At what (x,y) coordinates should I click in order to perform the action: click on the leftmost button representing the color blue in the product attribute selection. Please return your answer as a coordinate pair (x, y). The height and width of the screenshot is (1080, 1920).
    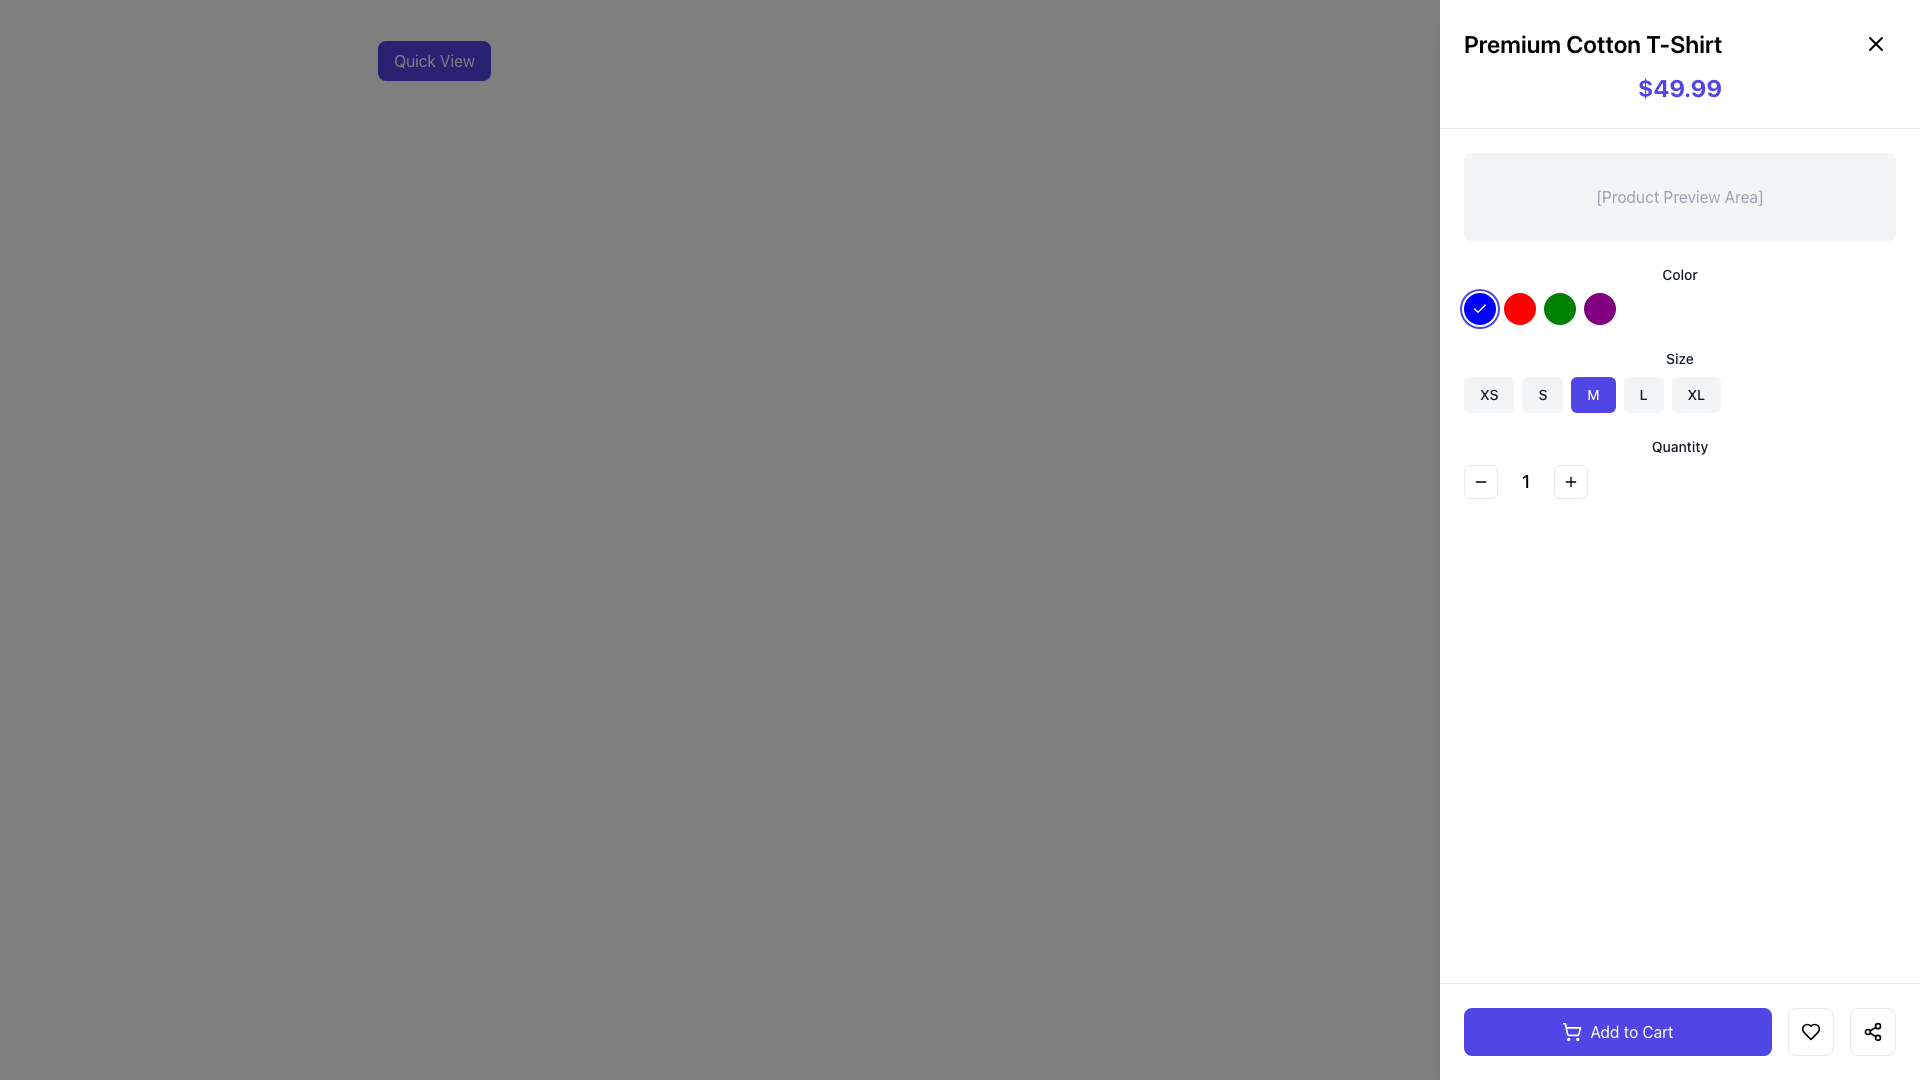
    Looking at the image, I should click on (1479, 308).